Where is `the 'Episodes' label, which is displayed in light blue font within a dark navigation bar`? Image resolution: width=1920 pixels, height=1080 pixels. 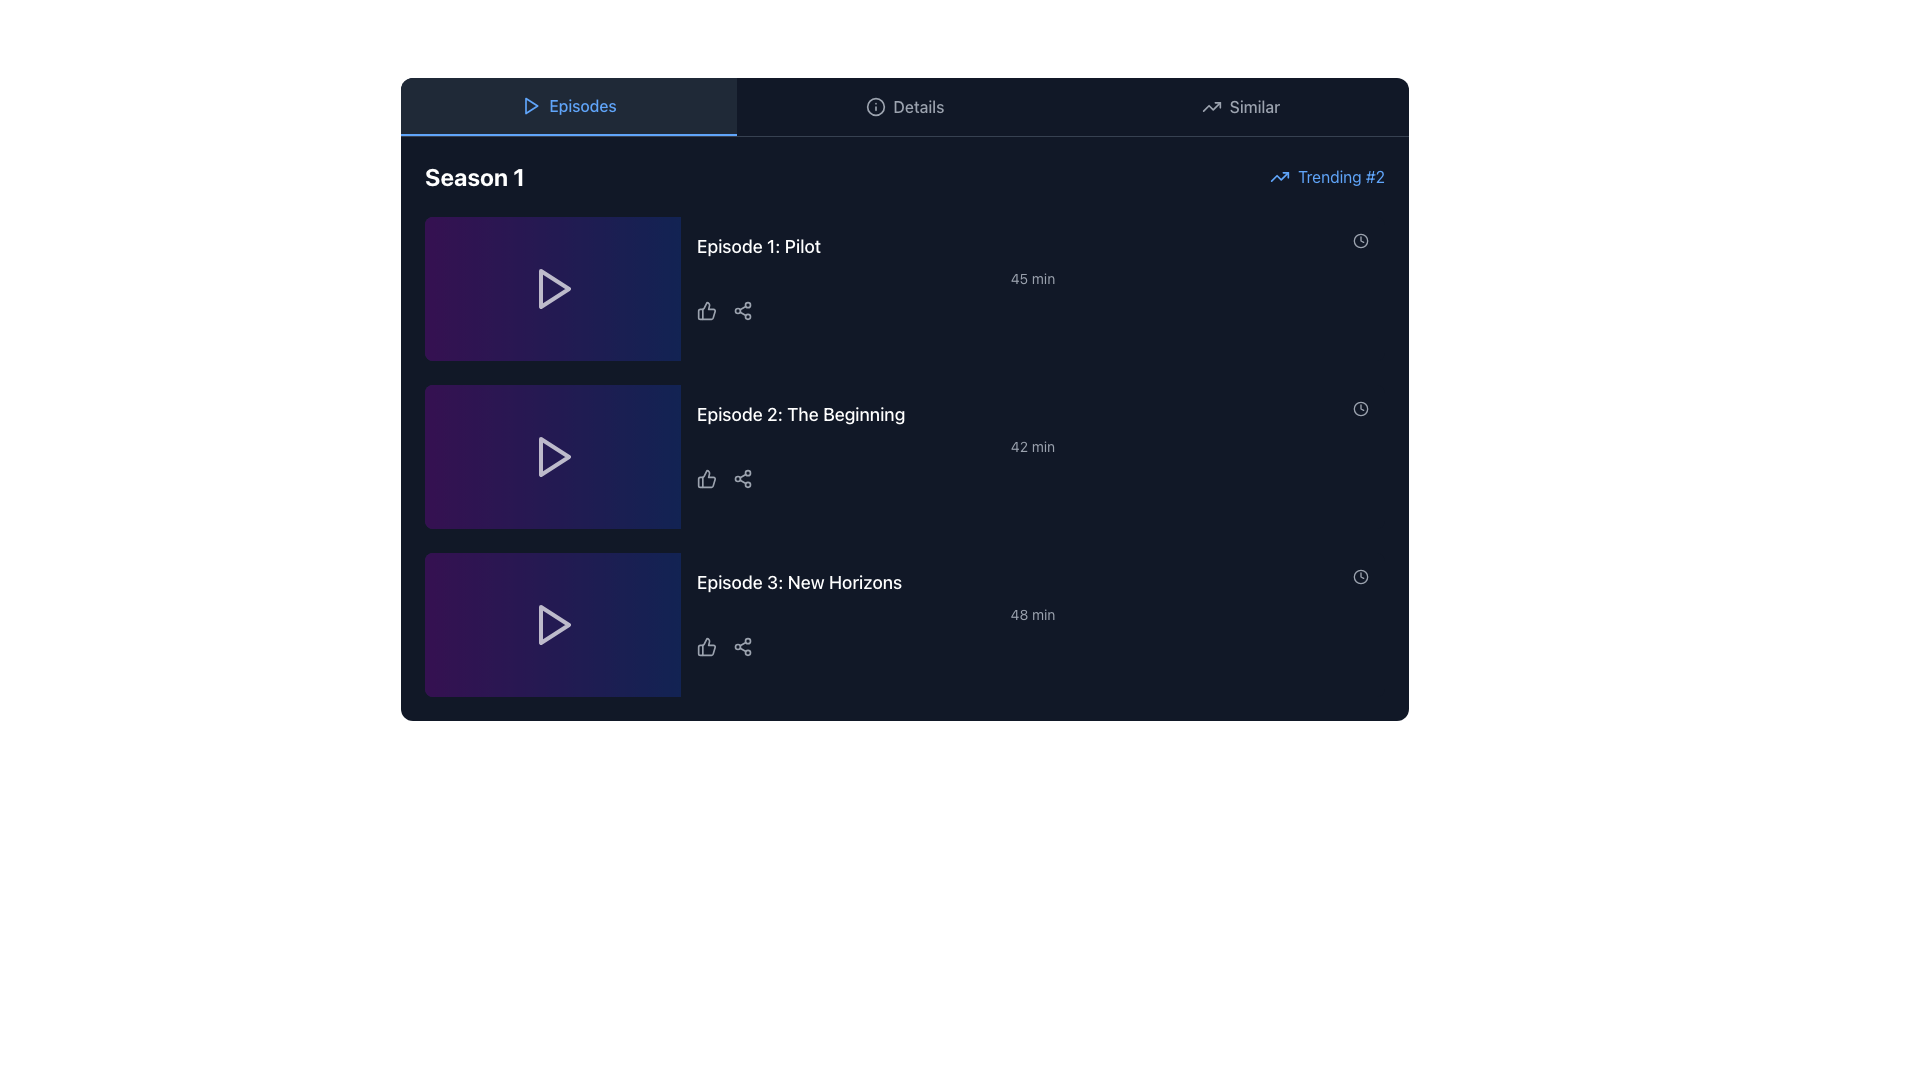 the 'Episodes' label, which is displayed in light blue font within a dark navigation bar is located at coordinates (581, 105).